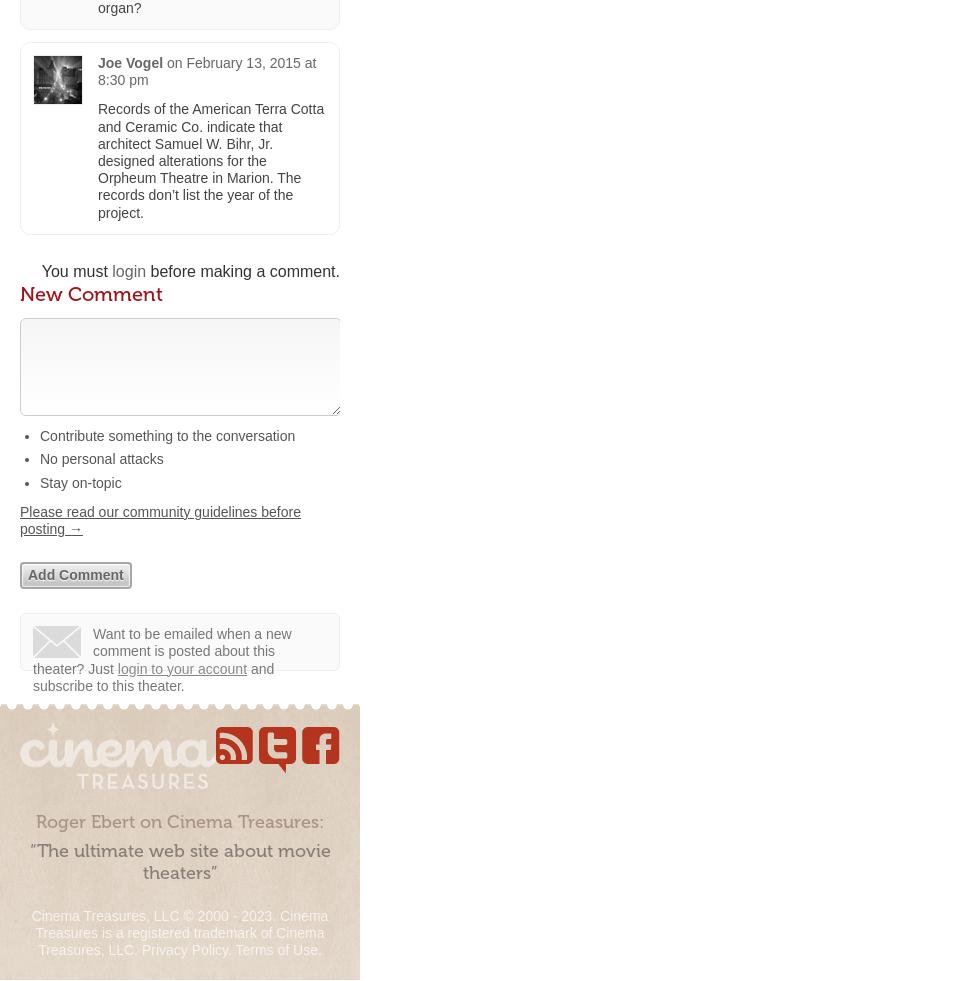  What do you see at coordinates (159, 520) in the screenshot?
I see `'Please read our community guidelines before posting →'` at bounding box center [159, 520].